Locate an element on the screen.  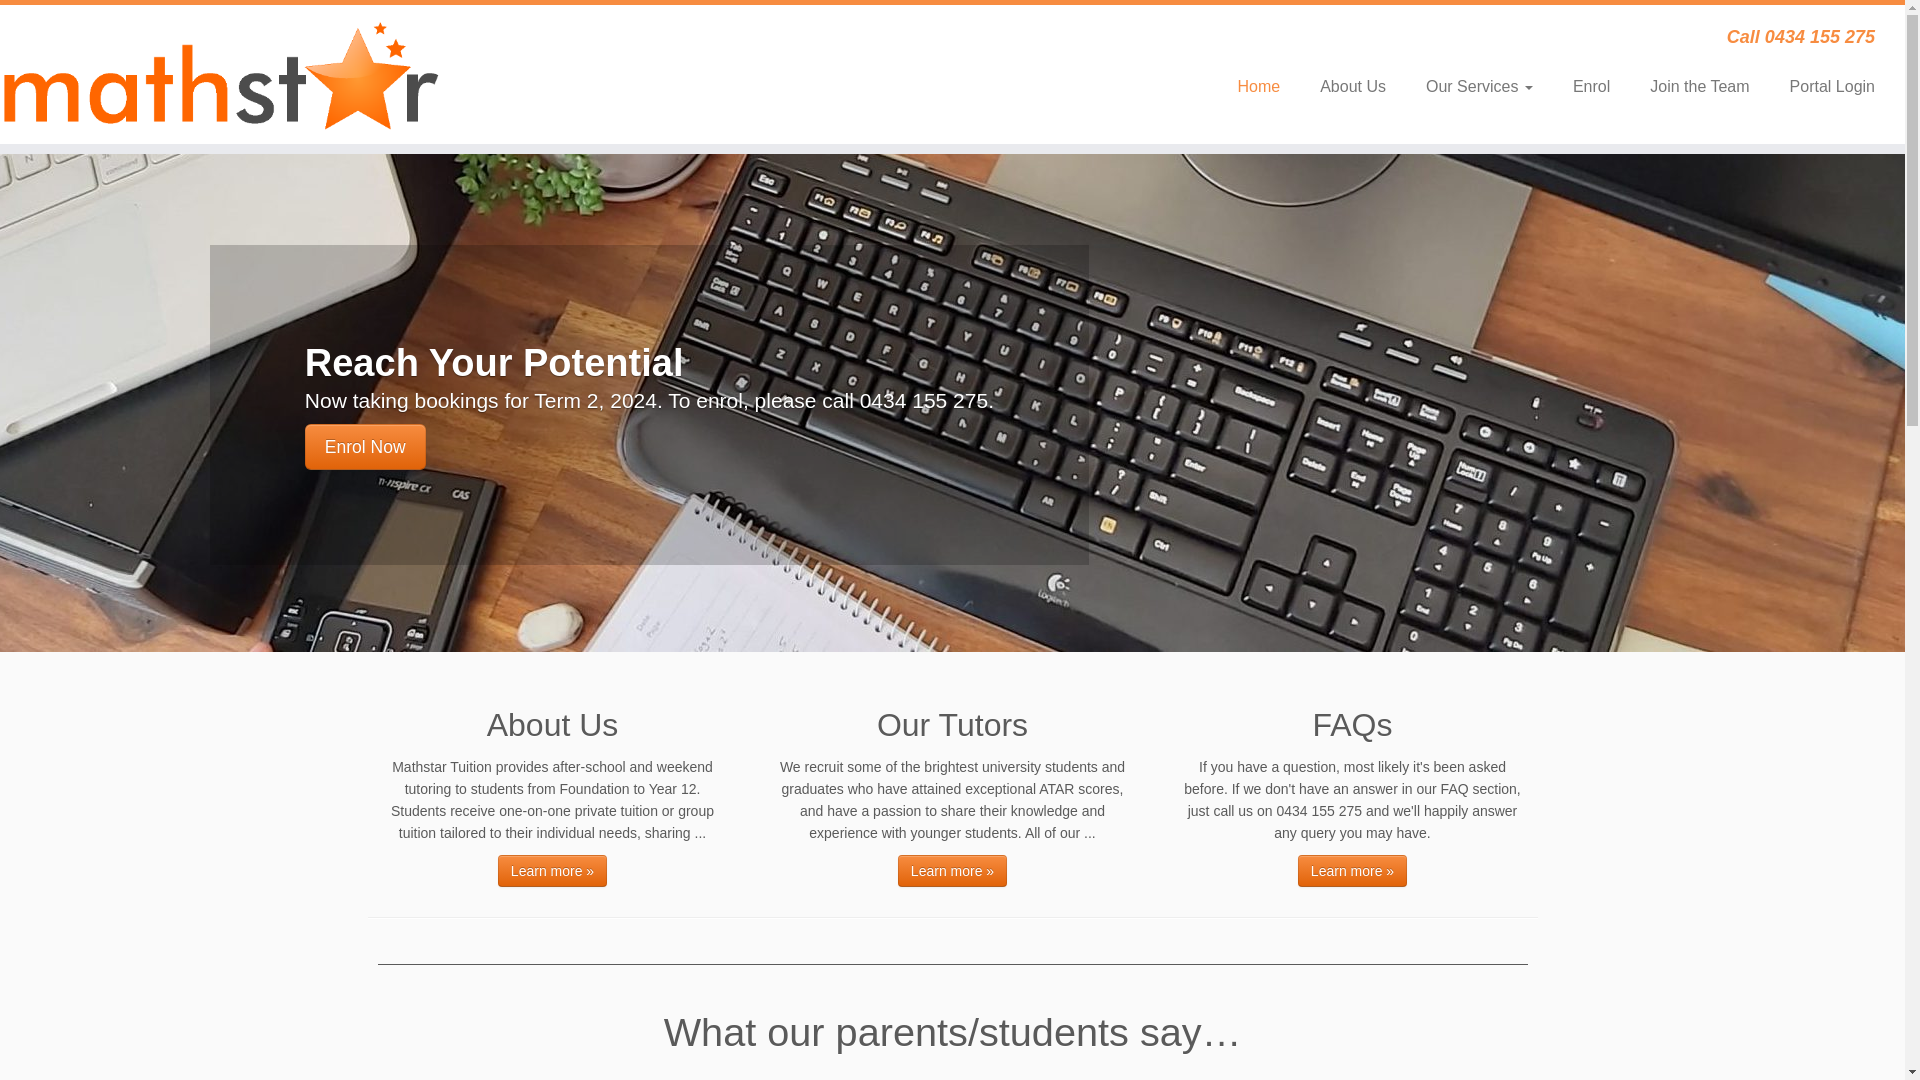
'Our Services' is located at coordinates (1479, 86).